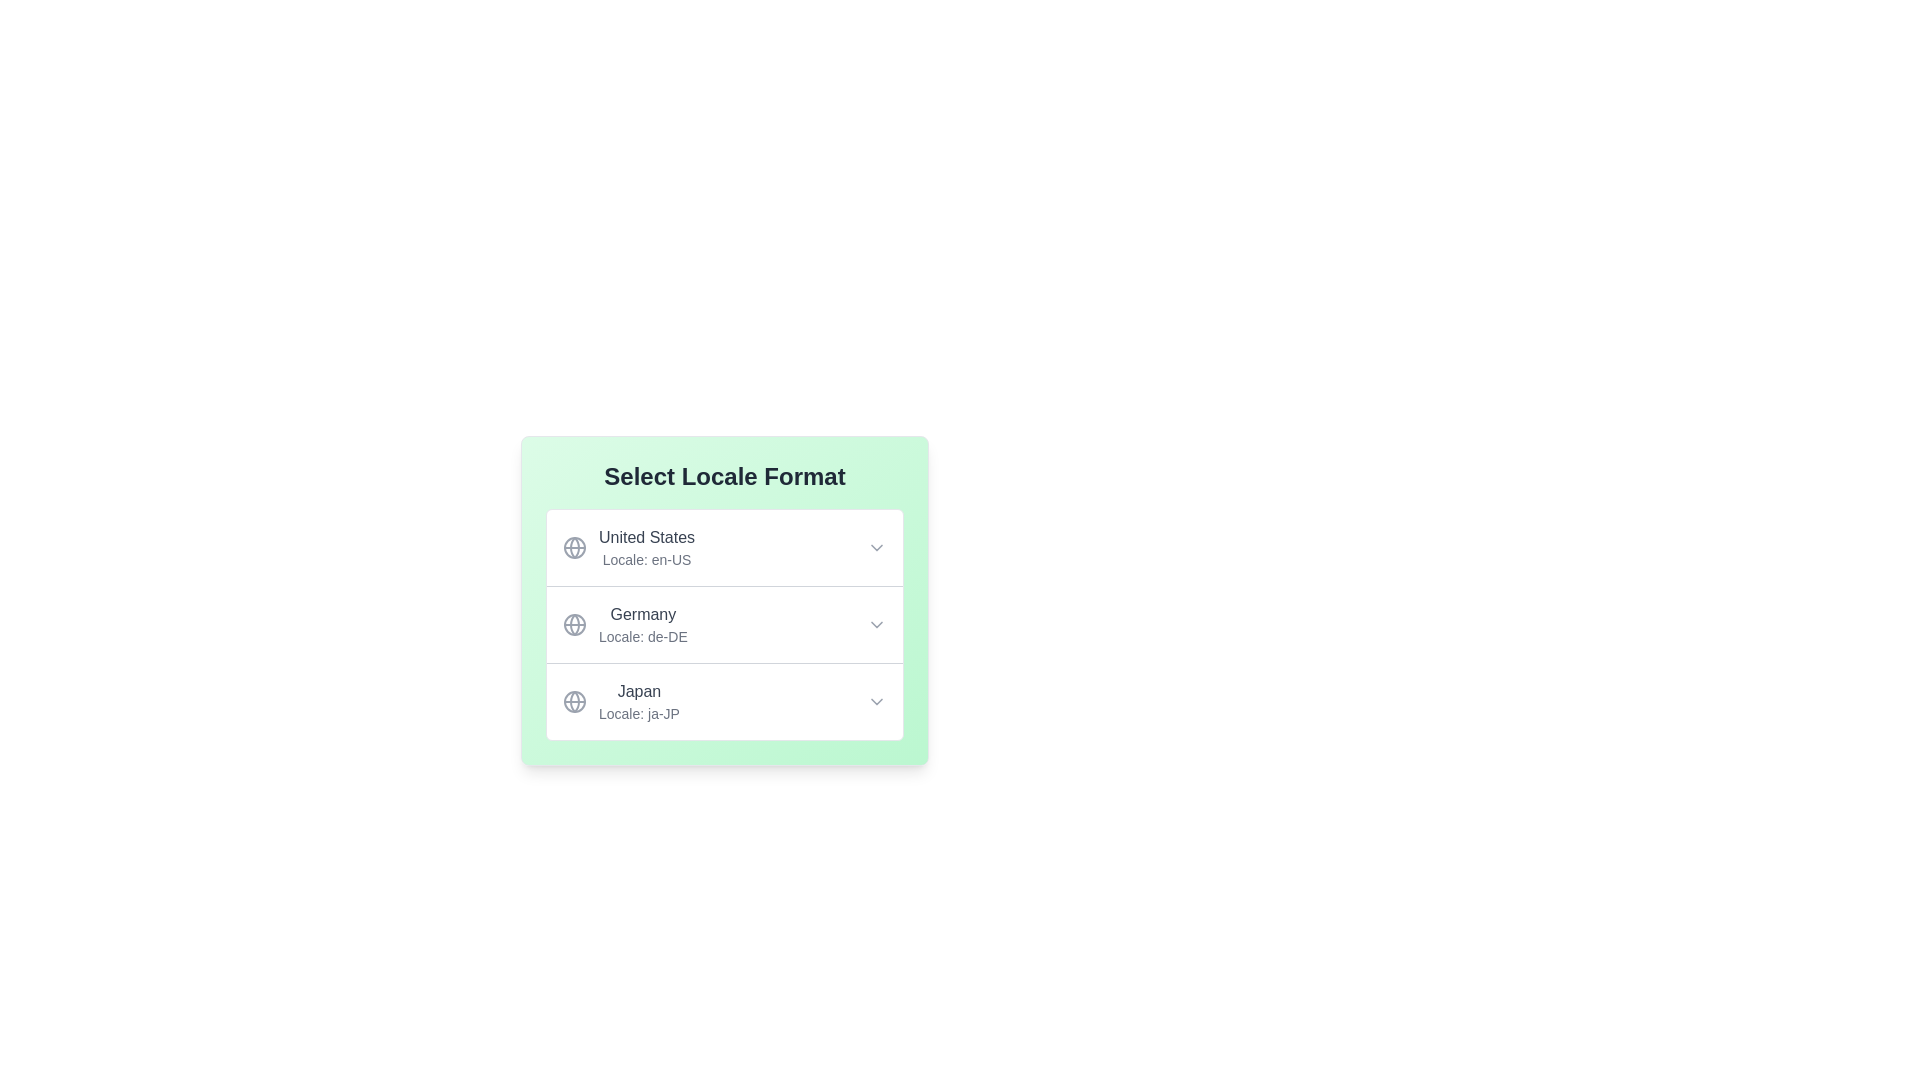 The width and height of the screenshot is (1920, 1080). Describe the element at coordinates (624, 623) in the screenshot. I see `the globe-like icon next to the 'Germany' selectable list item in the locale selections` at that location.